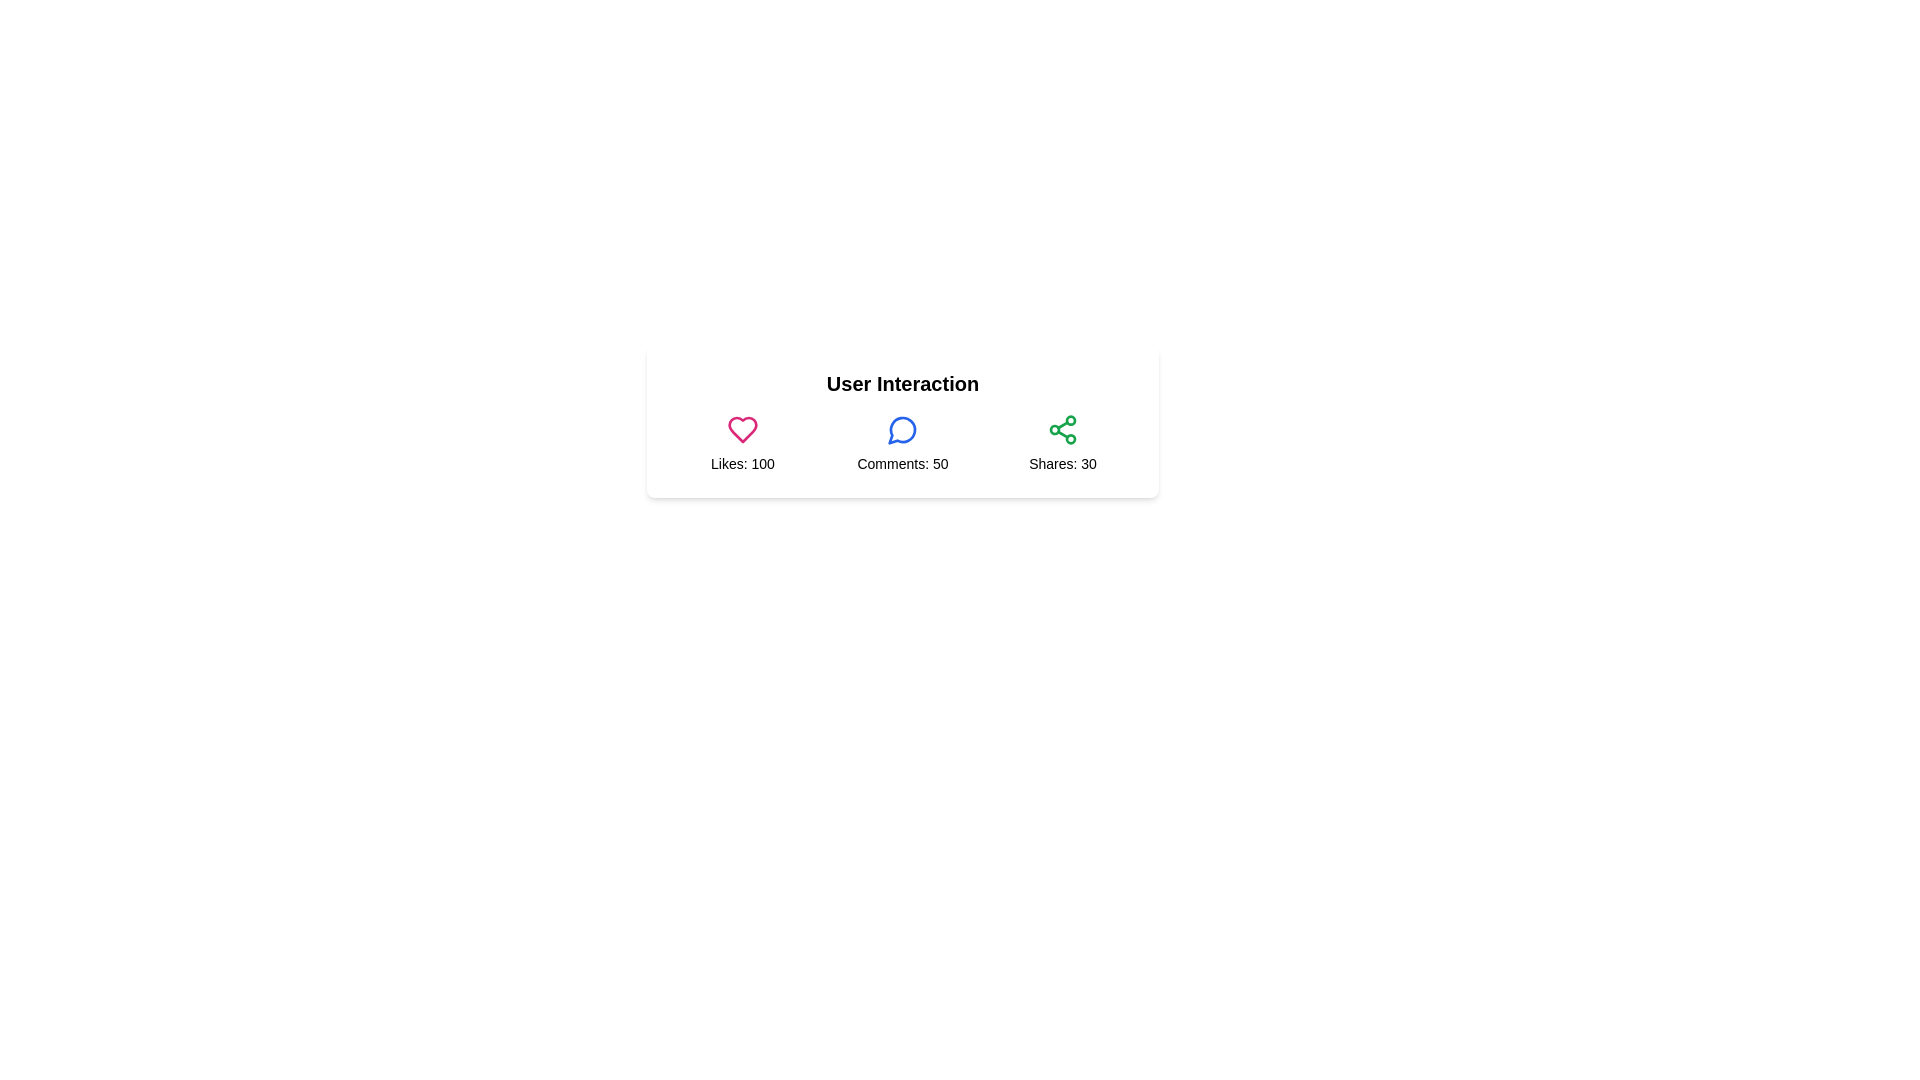 Image resolution: width=1920 pixels, height=1080 pixels. What do you see at coordinates (1061, 428) in the screenshot?
I see `the green share symbol icon located in the 'Shares: 30' section, which is the rightmost icon in the 'User Interaction' section` at bounding box center [1061, 428].